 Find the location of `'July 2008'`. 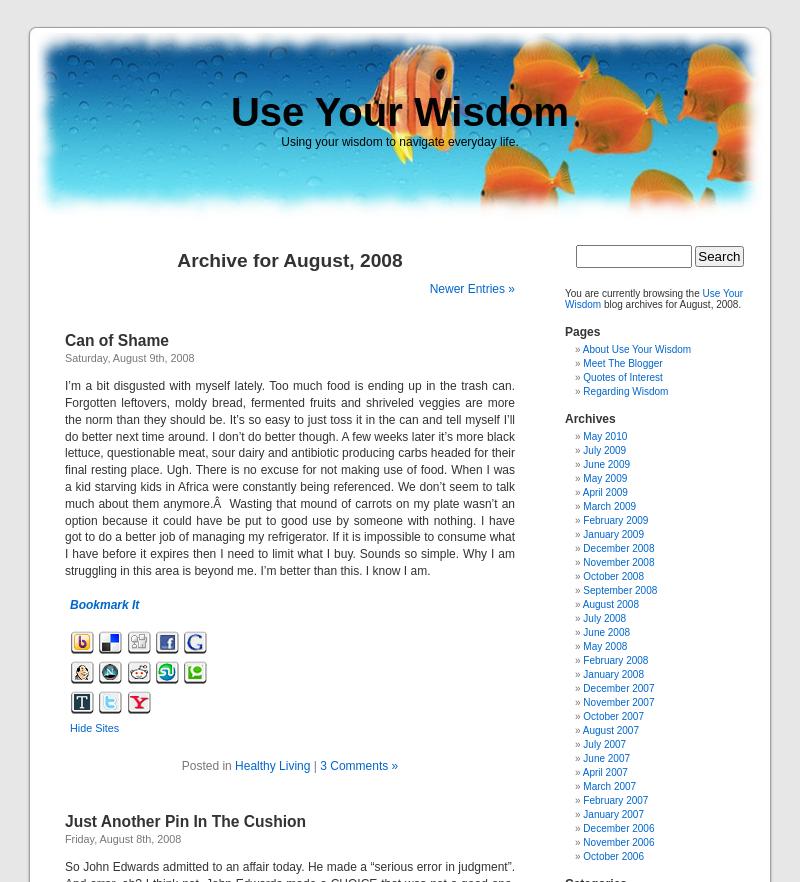

'July 2008' is located at coordinates (604, 617).